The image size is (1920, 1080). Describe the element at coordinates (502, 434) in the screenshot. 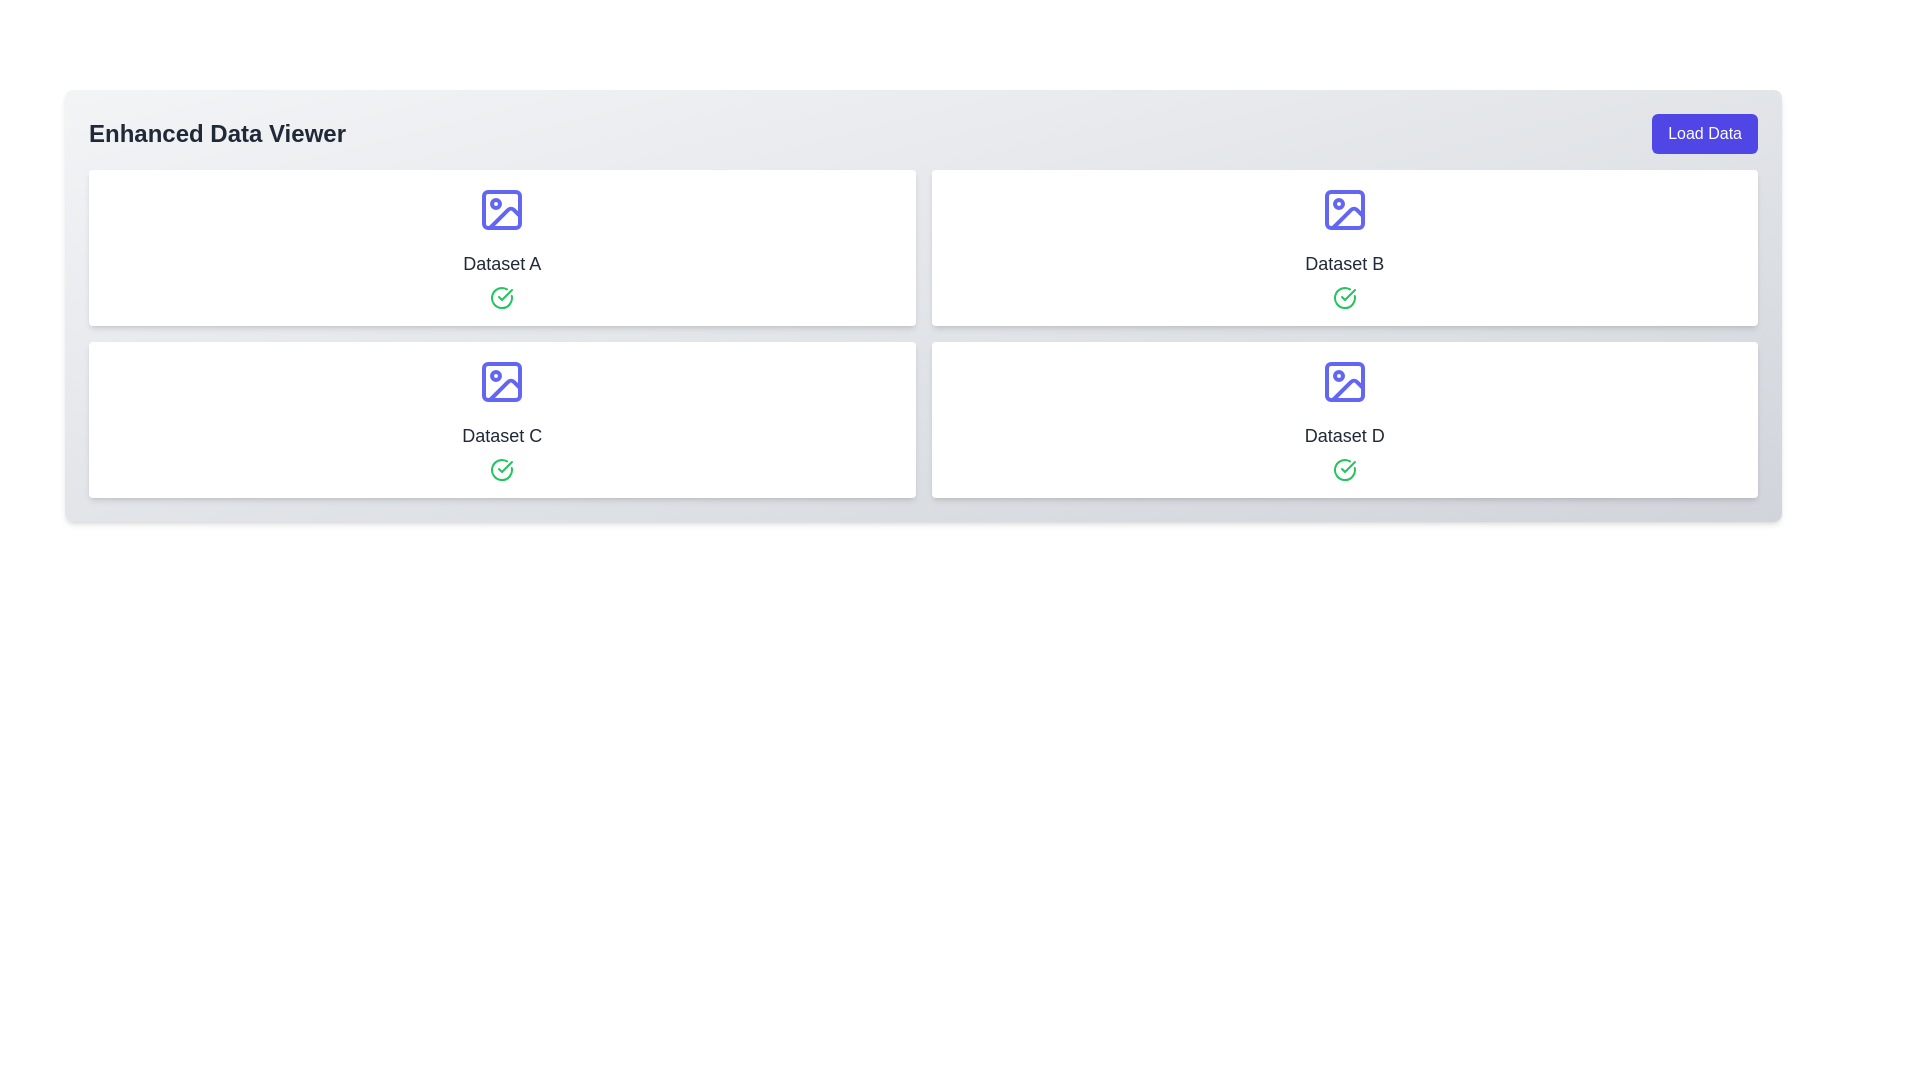

I see `text label located in the lower-left card of a 2x2 grid, positioned directly beneath the blue image icon` at that location.